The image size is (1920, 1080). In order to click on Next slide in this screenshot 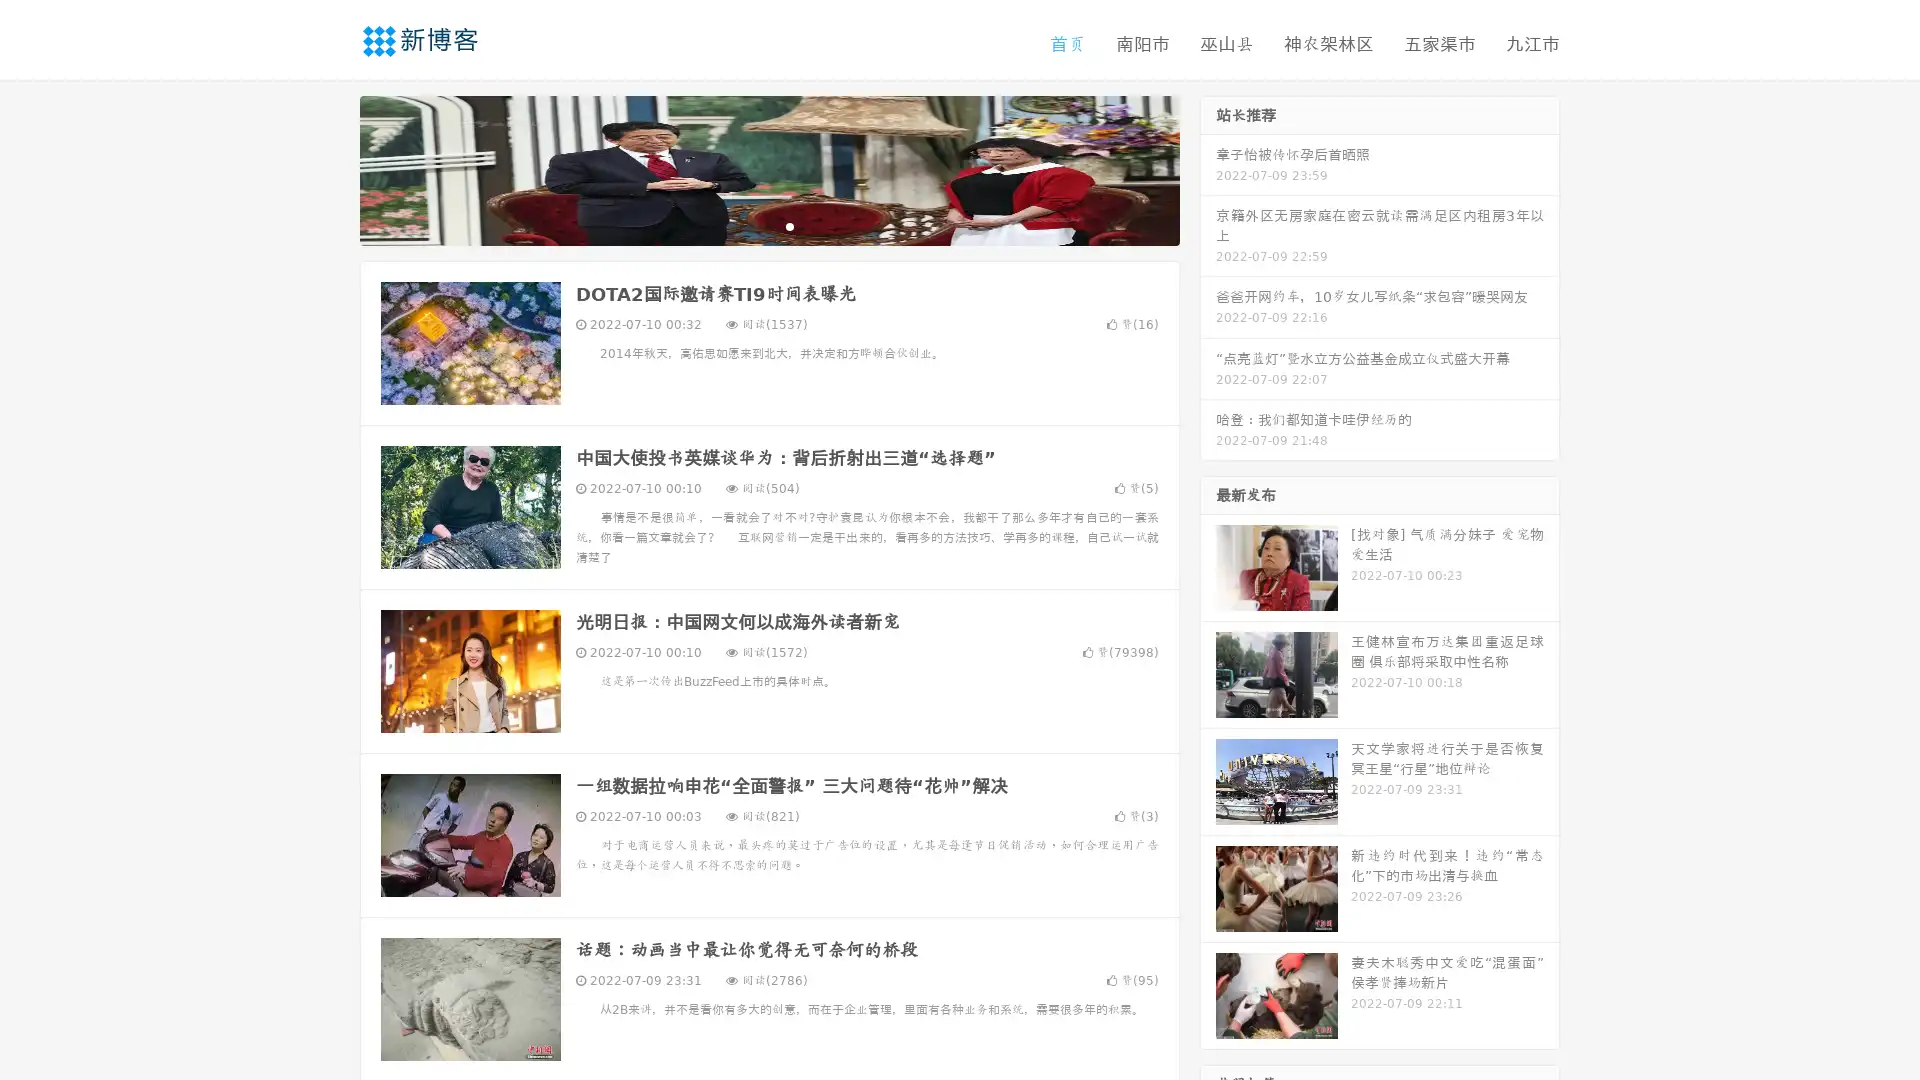, I will do `click(1208, 168)`.